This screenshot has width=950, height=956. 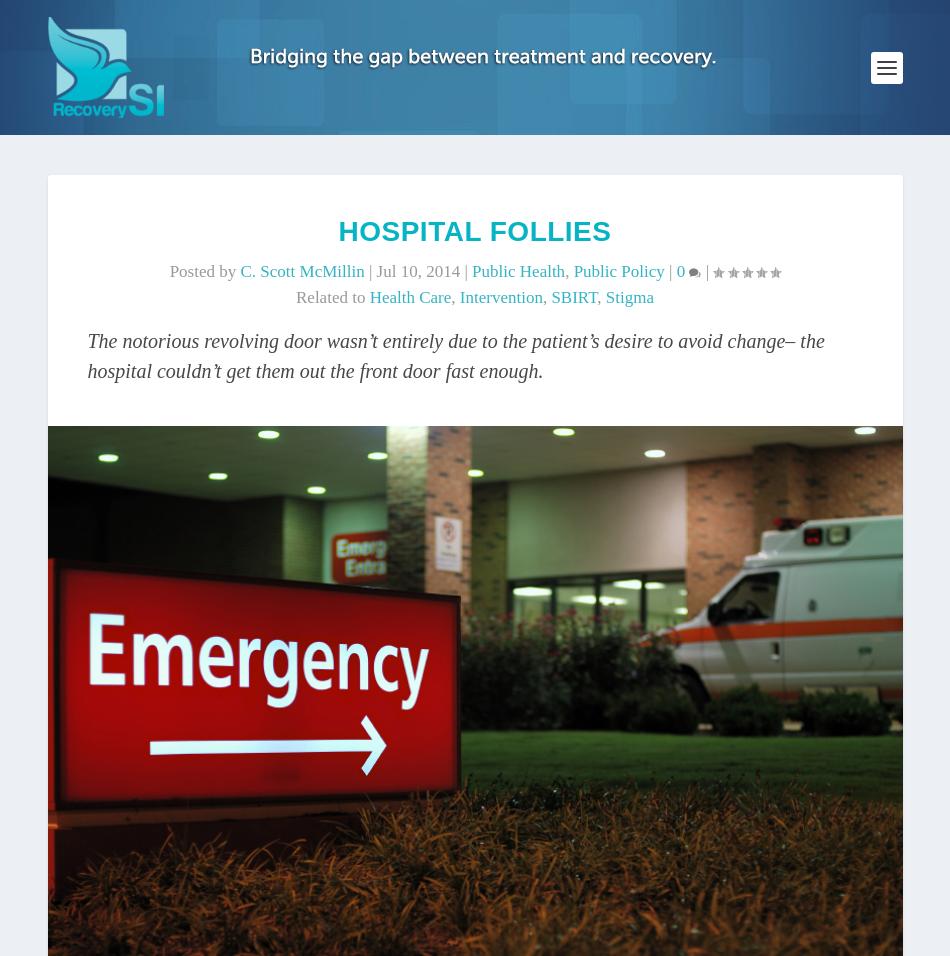 I want to click on 'Posted by', so click(x=204, y=269).